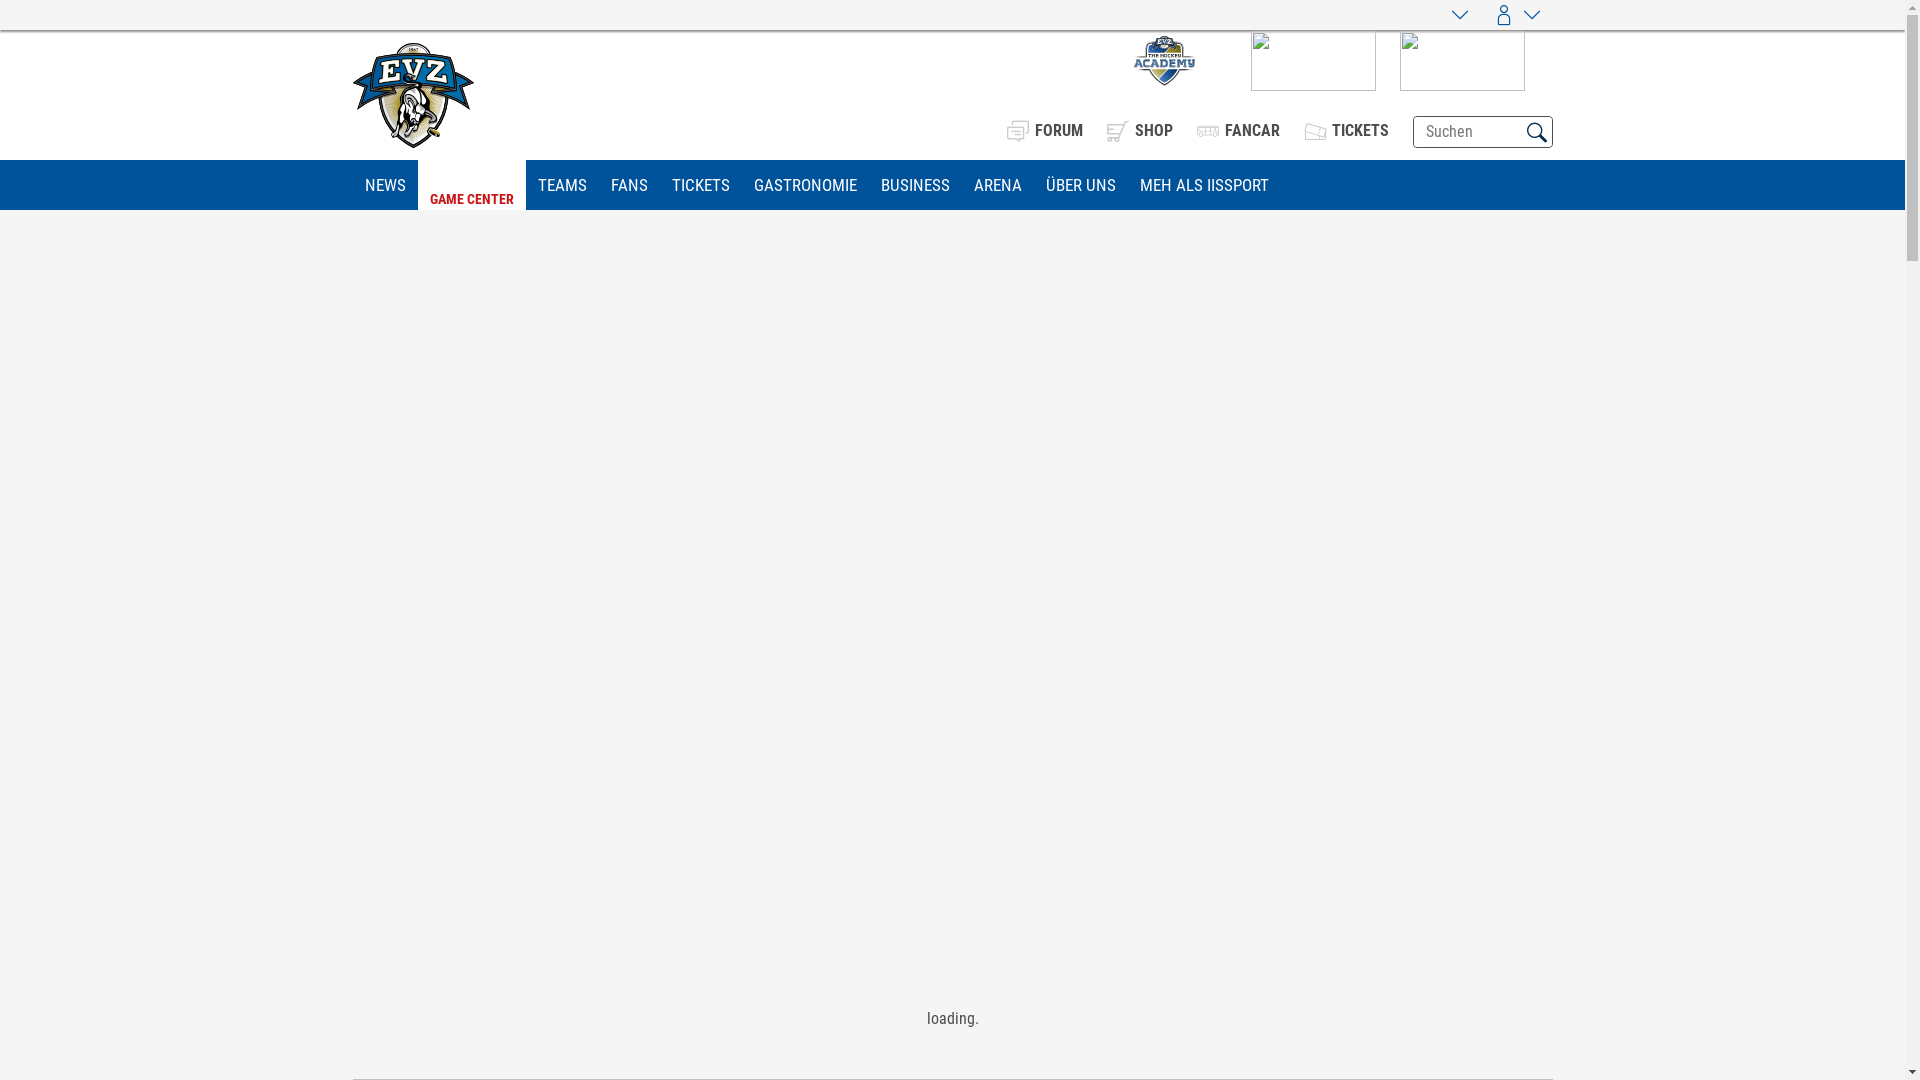  Describe the element at coordinates (1042, 130) in the screenshot. I see `'FORUM'` at that location.